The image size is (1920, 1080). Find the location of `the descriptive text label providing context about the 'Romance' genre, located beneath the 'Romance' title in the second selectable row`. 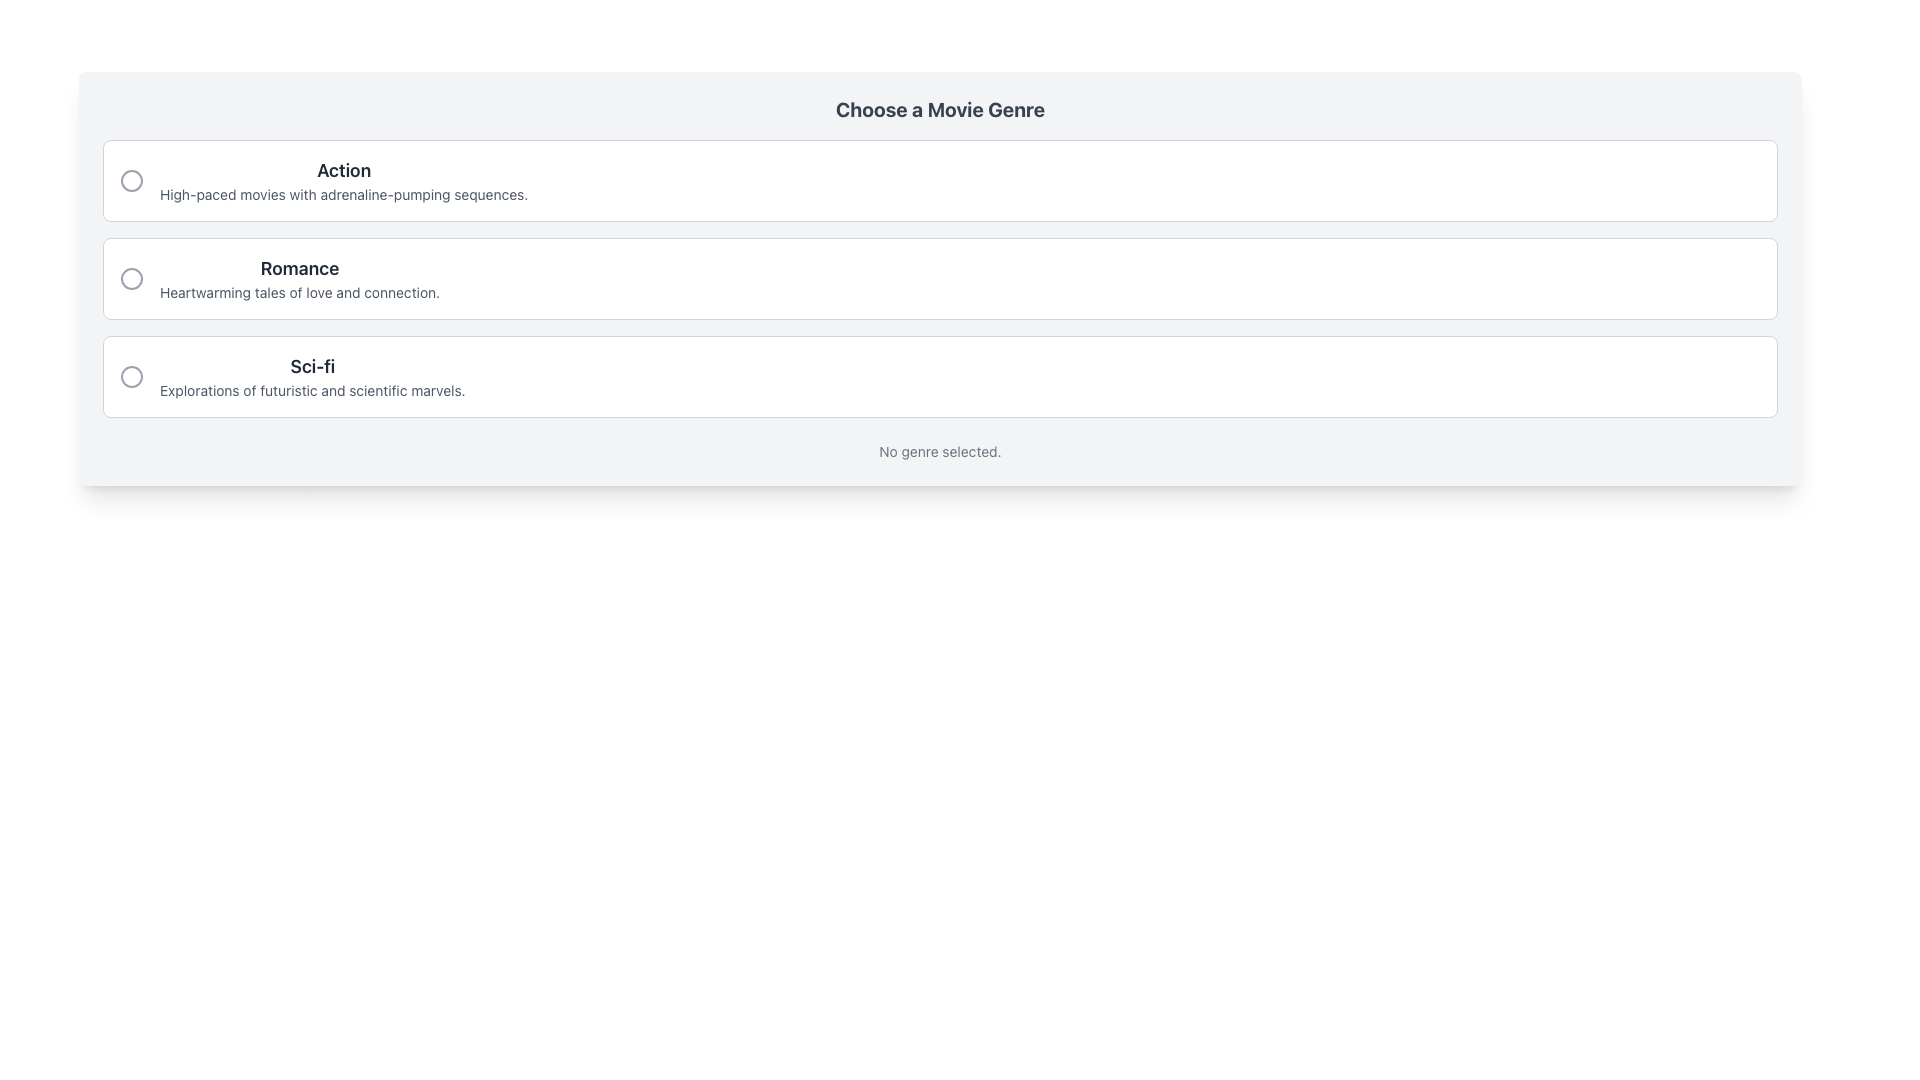

the descriptive text label providing context about the 'Romance' genre, located beneath the 'Romance' title in the second selectable row is located at coordinates (299, 293).